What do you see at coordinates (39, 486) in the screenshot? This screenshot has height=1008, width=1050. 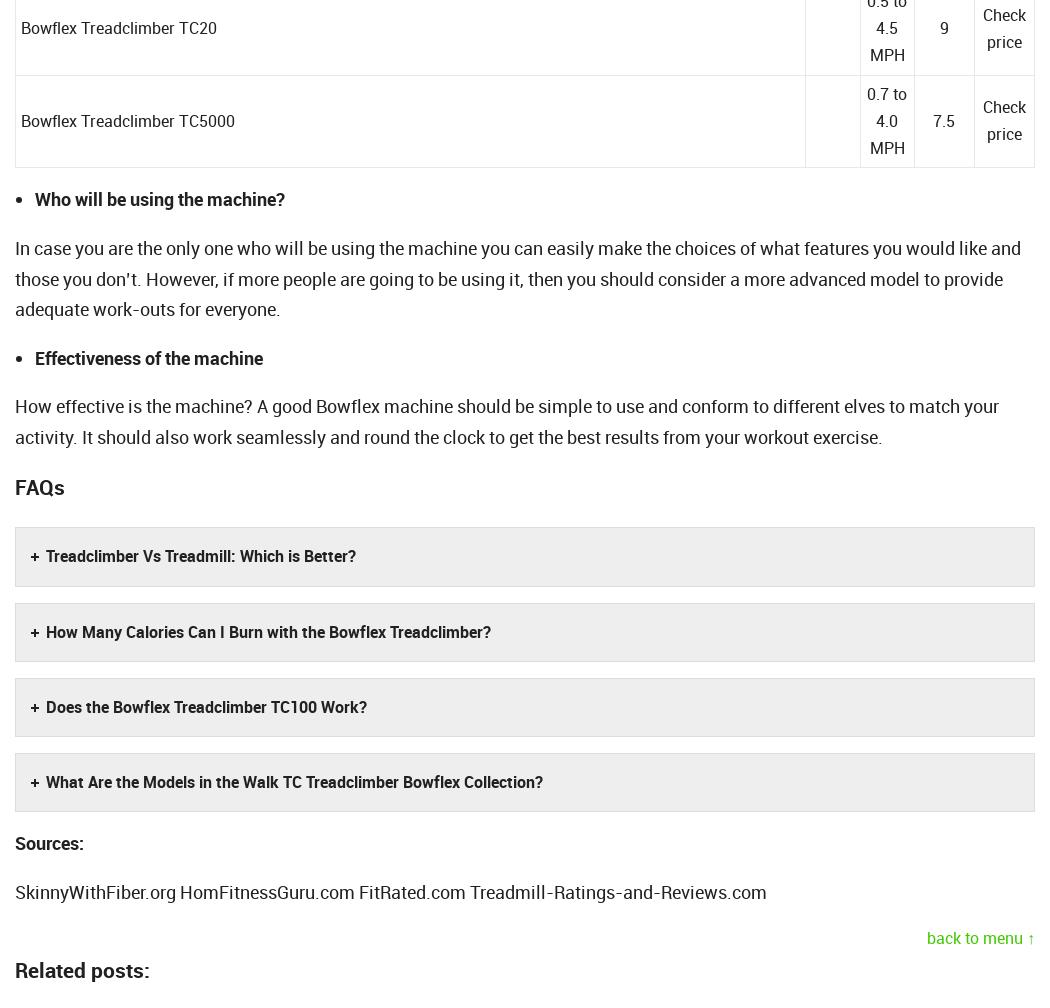 I see `'FAQs'` at bounding box center [39, 486].